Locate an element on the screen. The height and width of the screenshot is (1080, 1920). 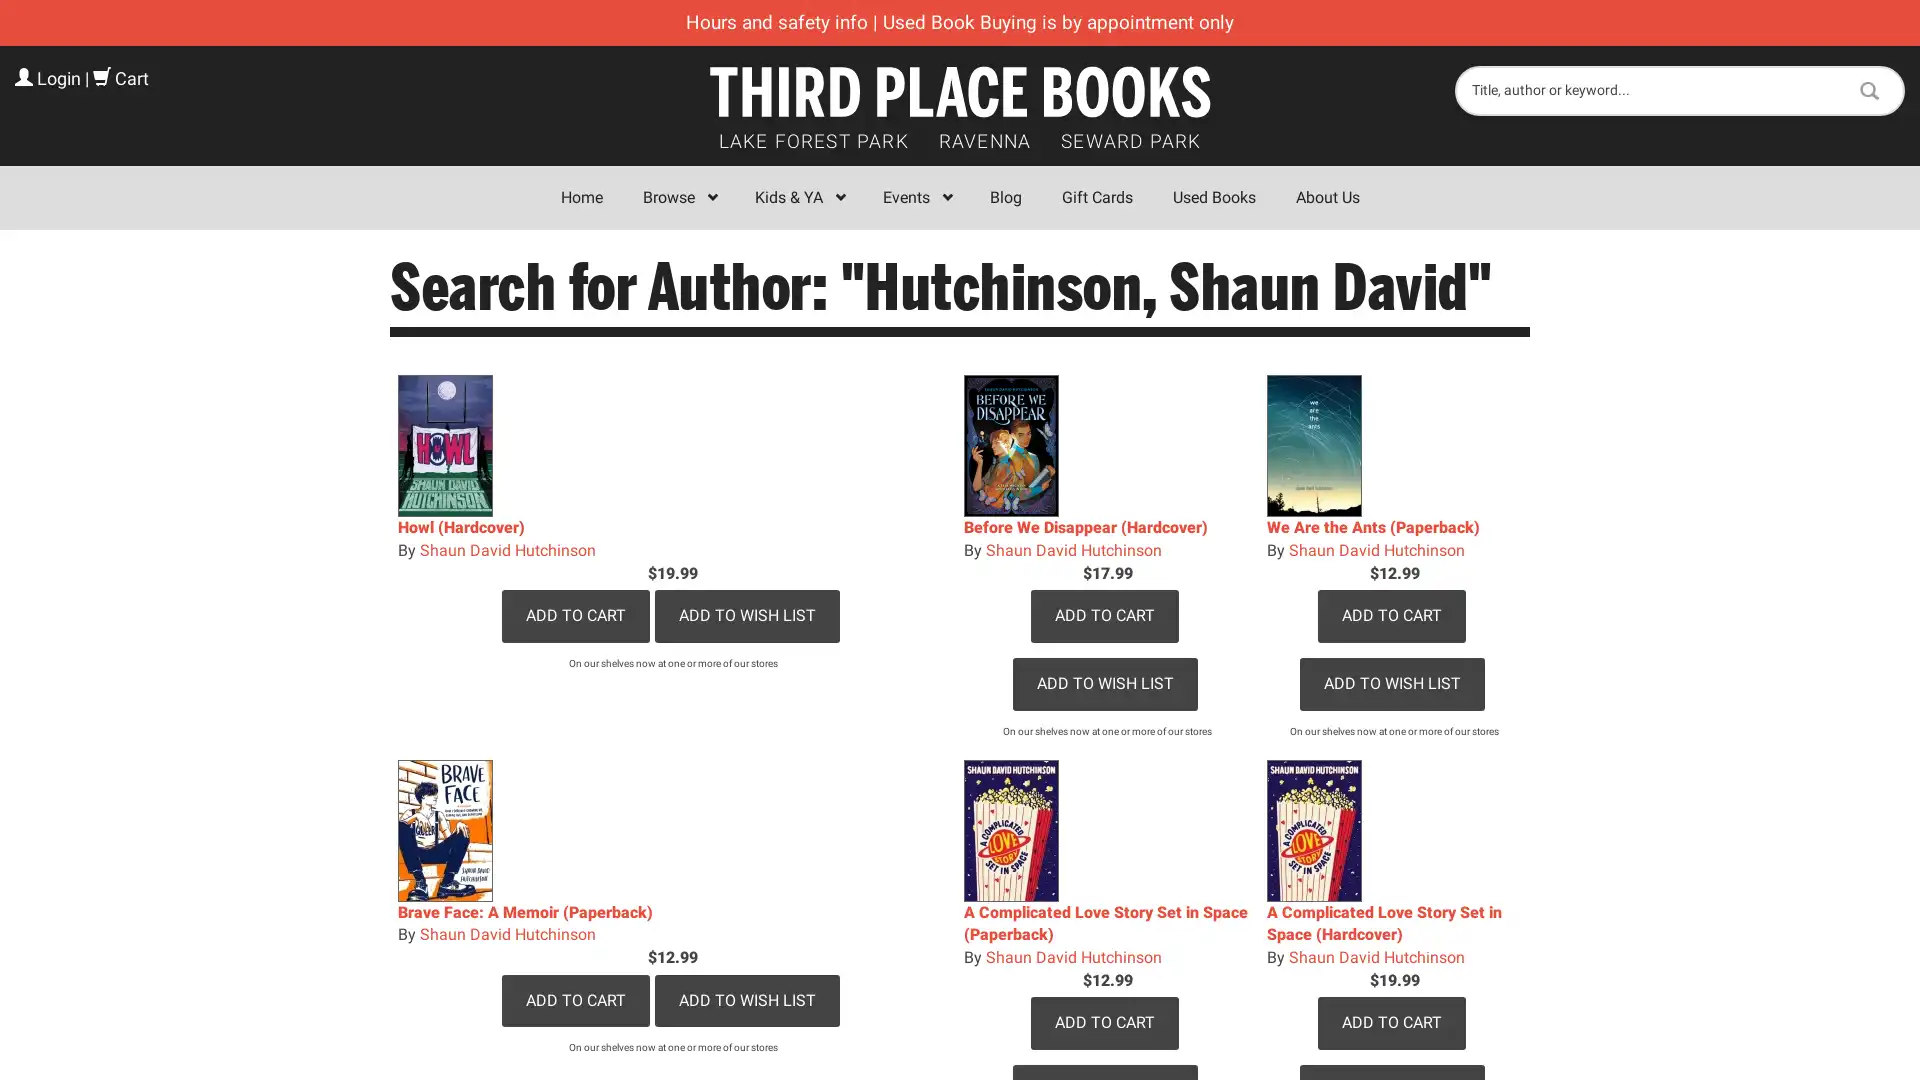
Add to Cart is located at coordinates (1103, 1023).